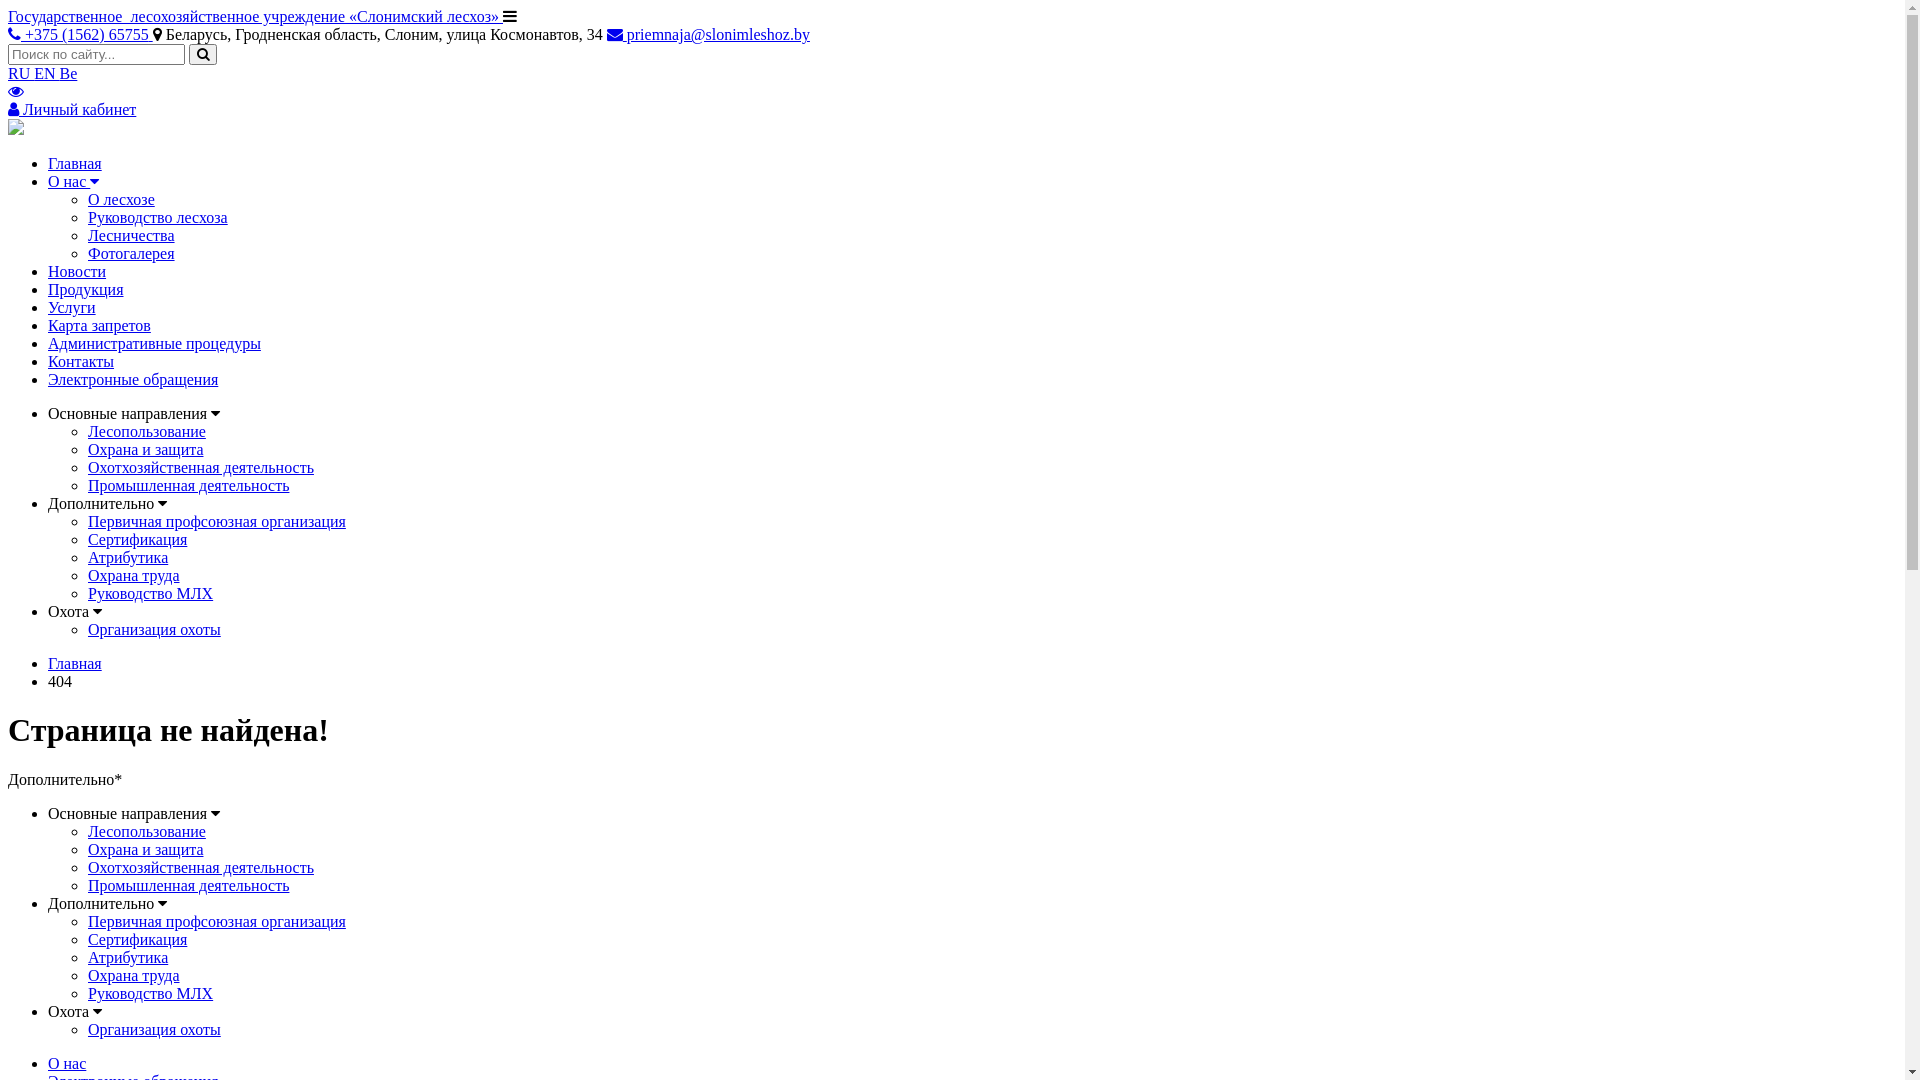 This screenshot has width=1920, height=1080. I want to click on 'priemnaja@slonimleshoz.by', so click(708, 34).